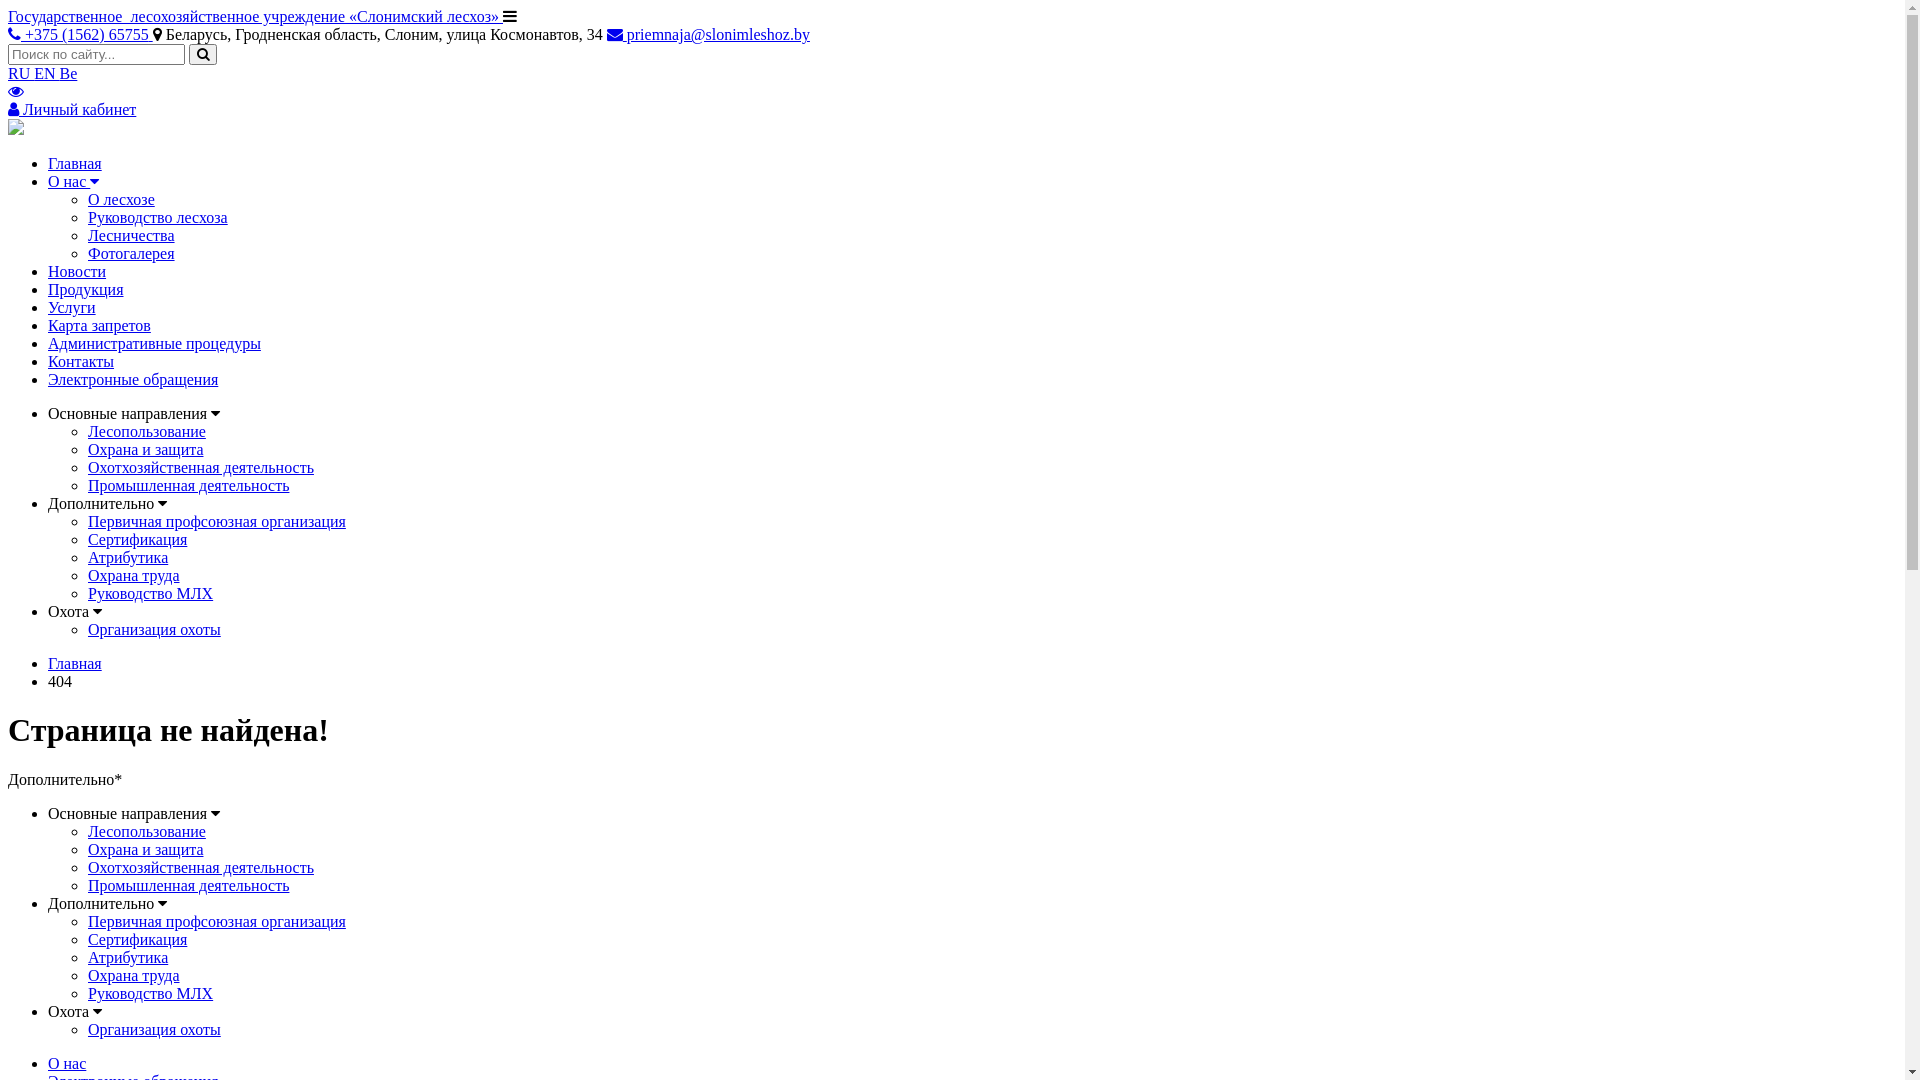 This screenshot has width=1920, height=1080. I want to click on 'priemnaja@slonimleshoz.by', so click(708, 34).